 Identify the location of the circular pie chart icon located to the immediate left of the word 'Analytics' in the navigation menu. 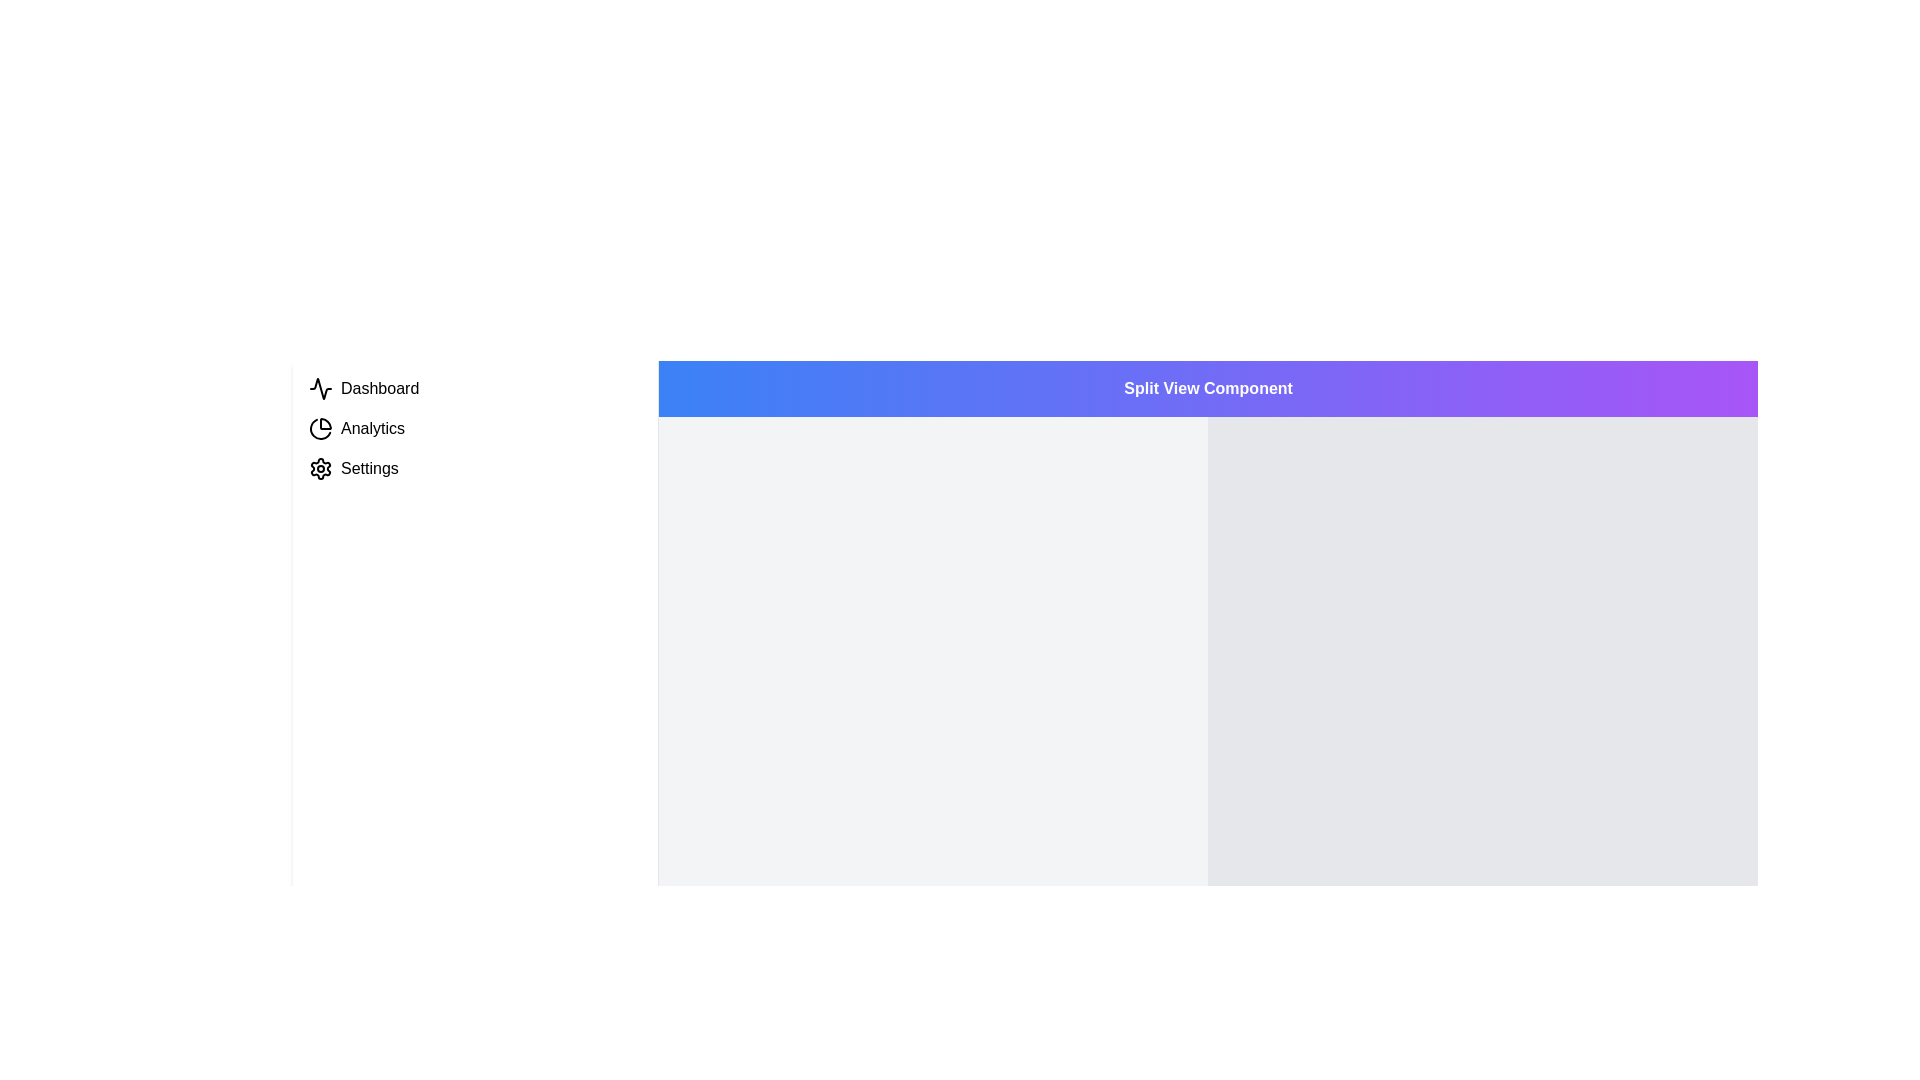
(321, 427).